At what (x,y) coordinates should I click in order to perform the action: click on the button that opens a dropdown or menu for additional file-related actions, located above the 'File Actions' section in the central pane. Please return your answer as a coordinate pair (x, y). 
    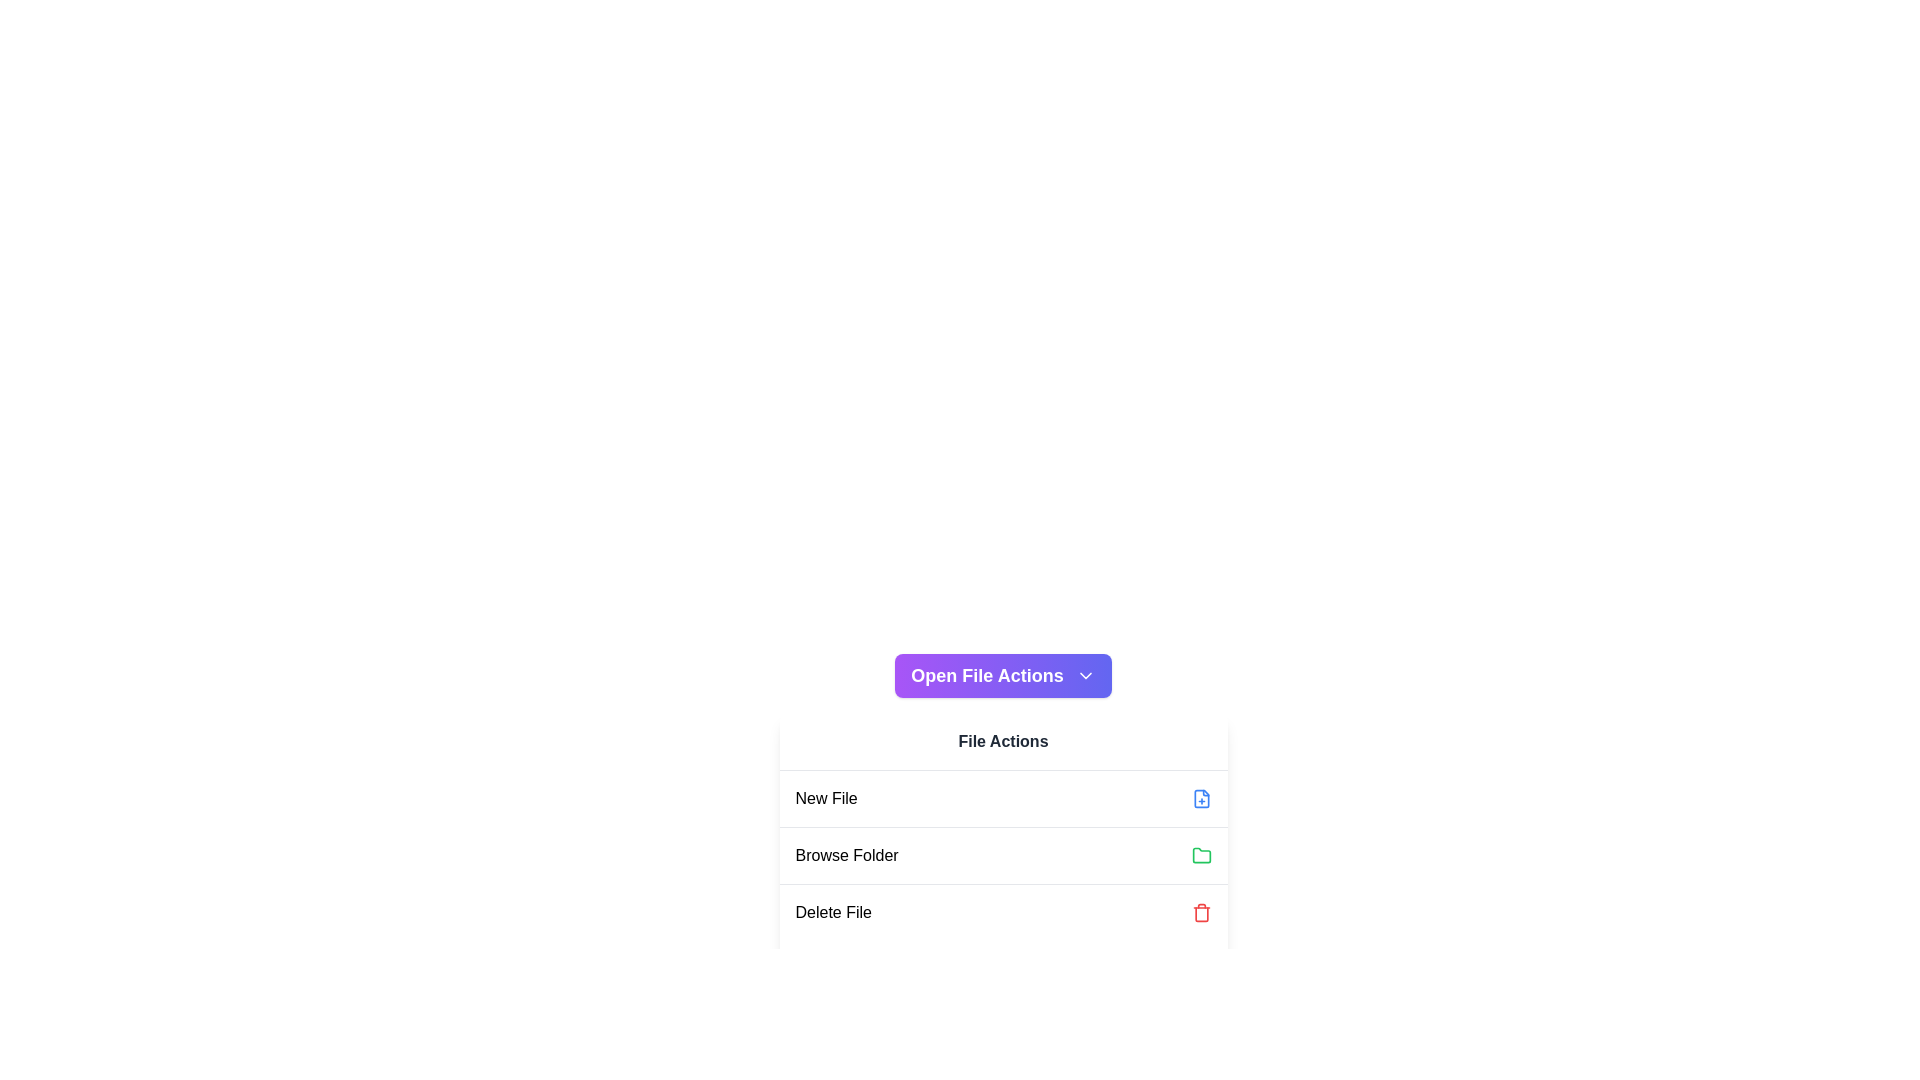
    Looking at the image, I should click on (1003, 675).